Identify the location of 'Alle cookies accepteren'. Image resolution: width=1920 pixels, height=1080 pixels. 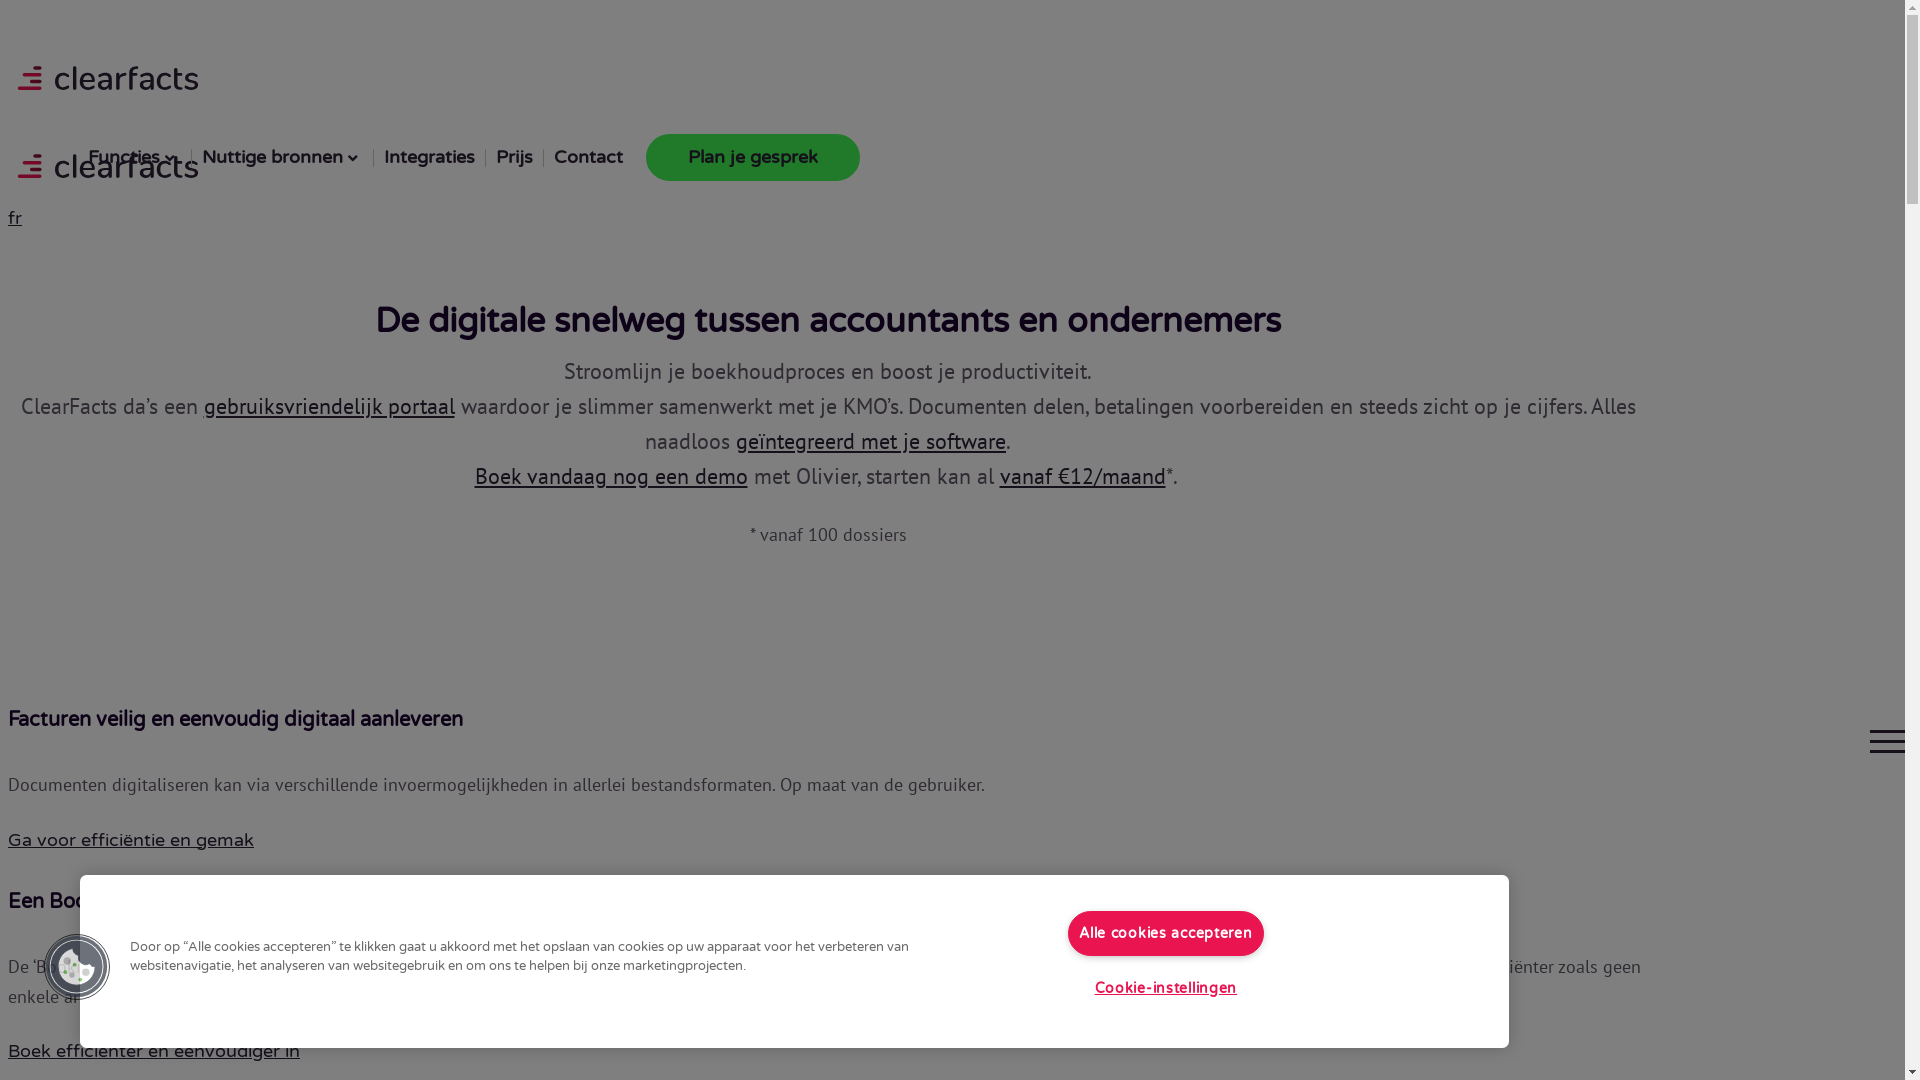
(1166, 933).